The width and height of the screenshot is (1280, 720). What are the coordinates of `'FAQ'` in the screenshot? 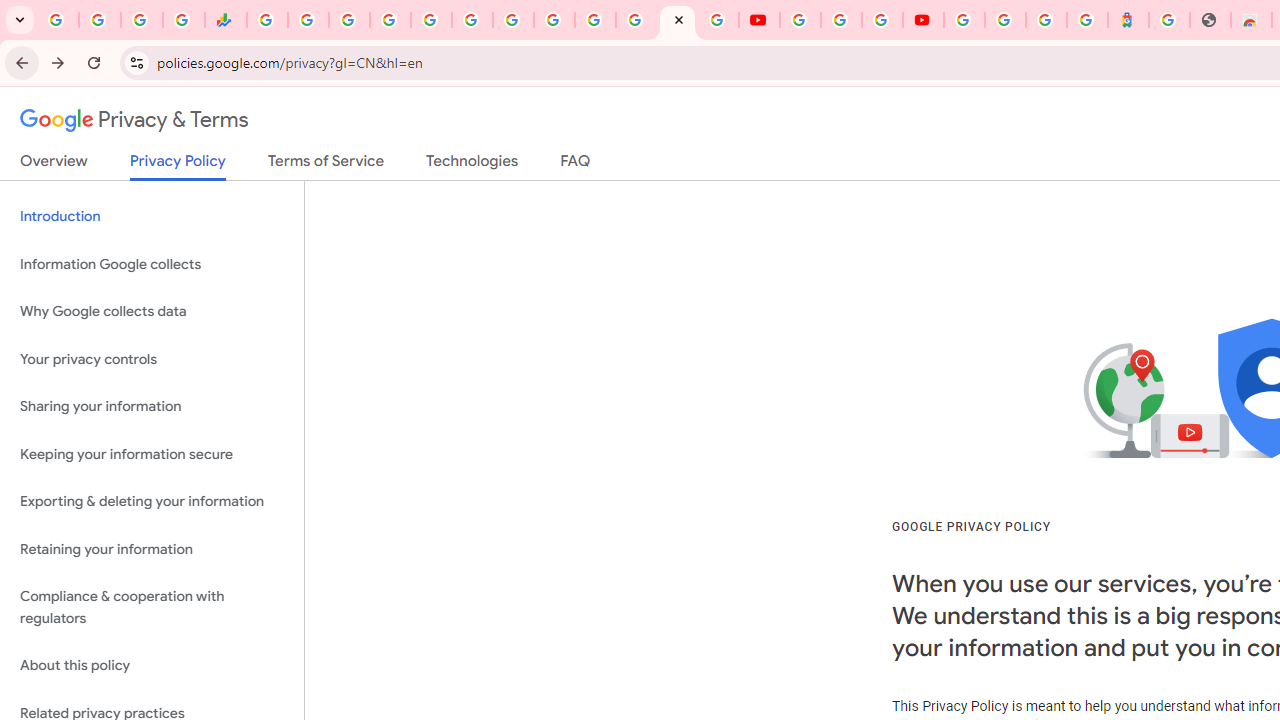 It's located at (575, 164).